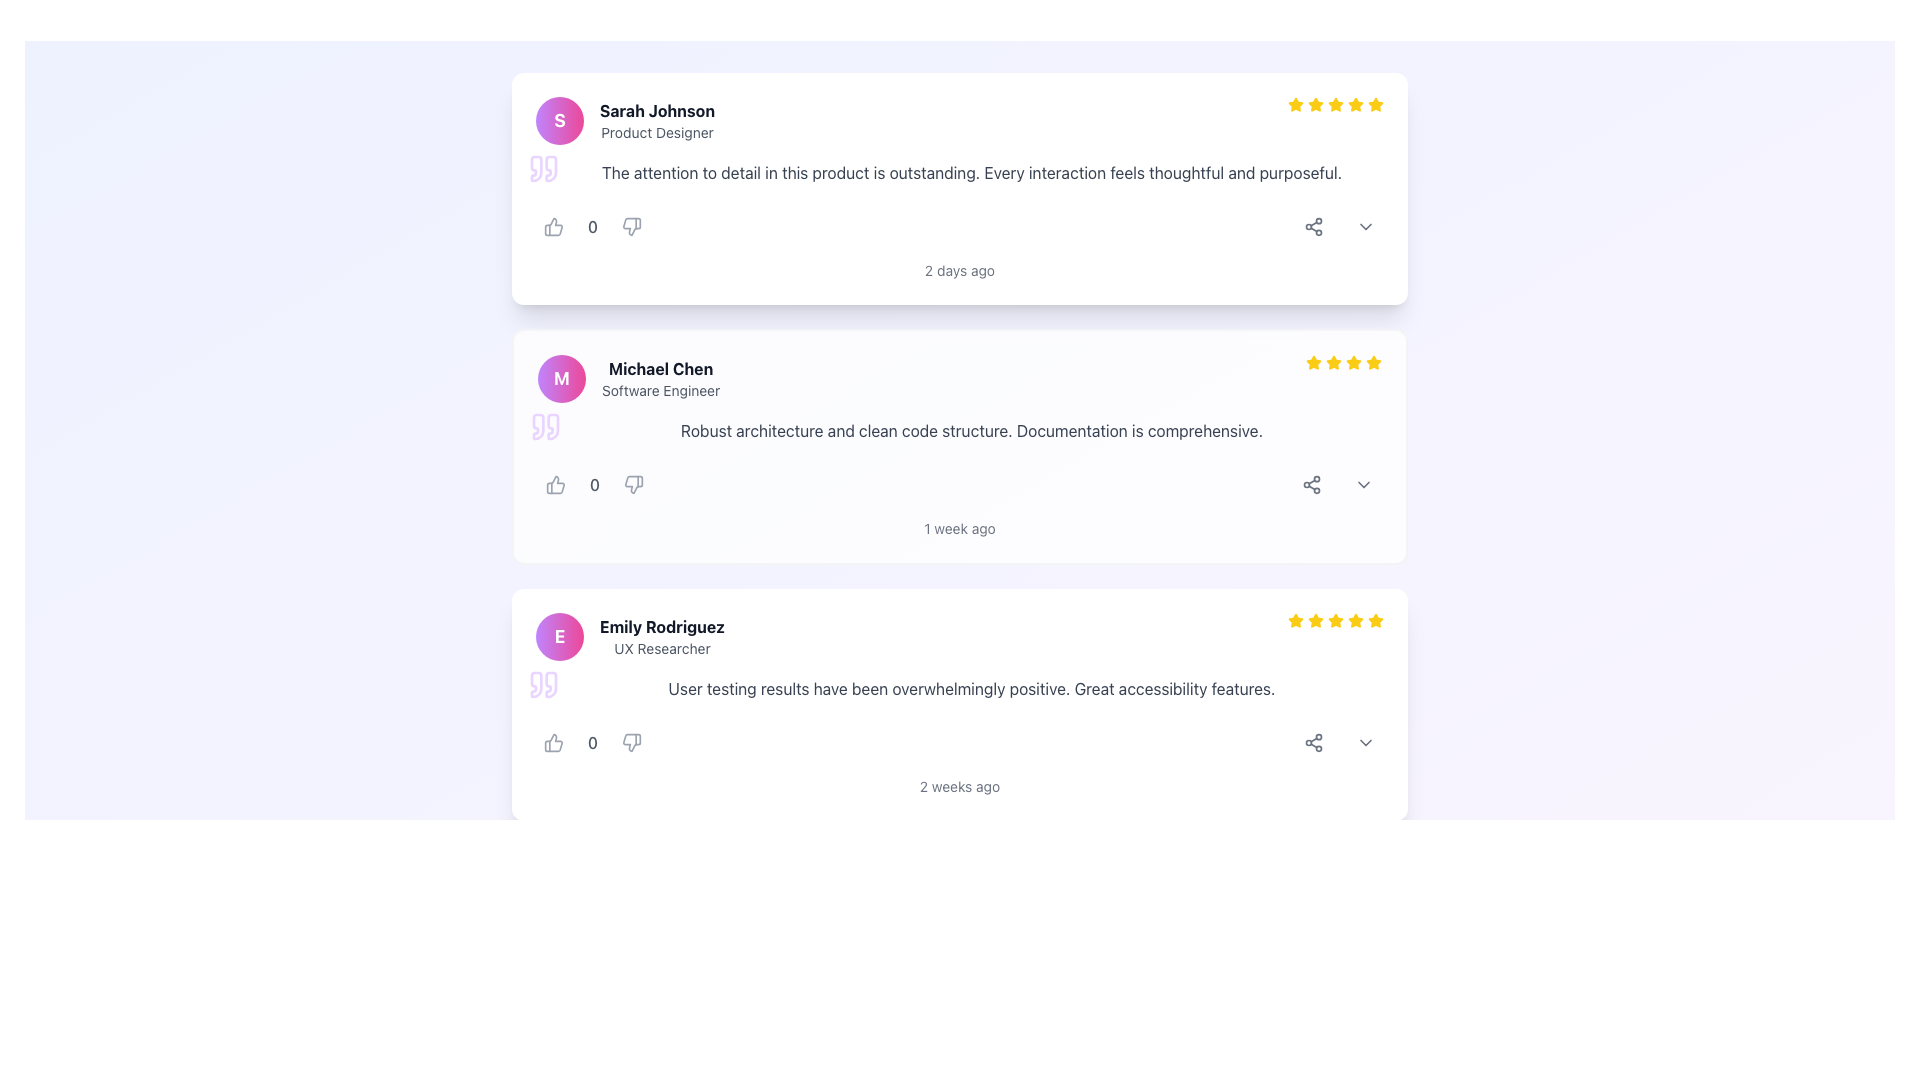 This screenshot has width=1920, height=1080. I want to click on the Profile information display featuring a circular avatar with a purple-to-pink gradient background and the letter 'S' in white, alongside the name 'Sarah Johnson' and subtitle 'Product Designer', so click(624, 120).